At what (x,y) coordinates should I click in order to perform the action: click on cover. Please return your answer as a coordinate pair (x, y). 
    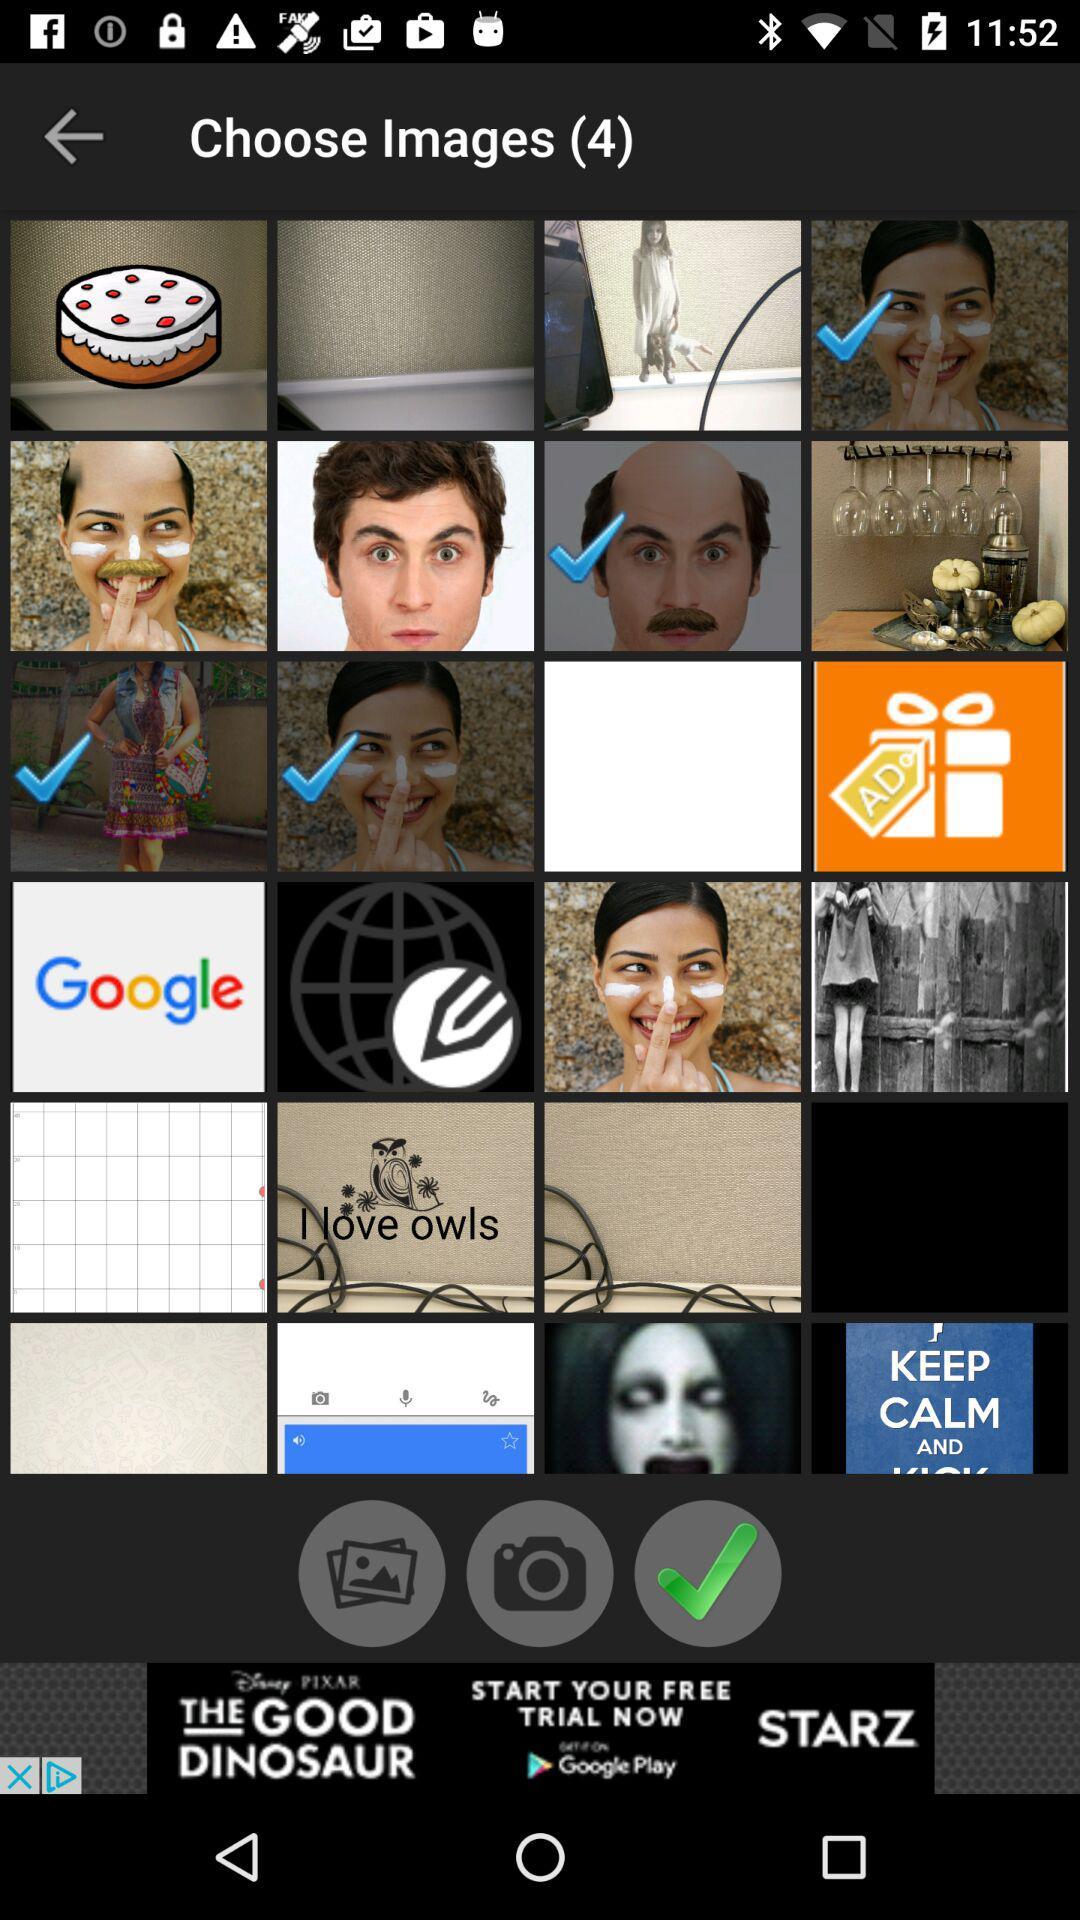
    Looking at the image, I should click on (405, 987).